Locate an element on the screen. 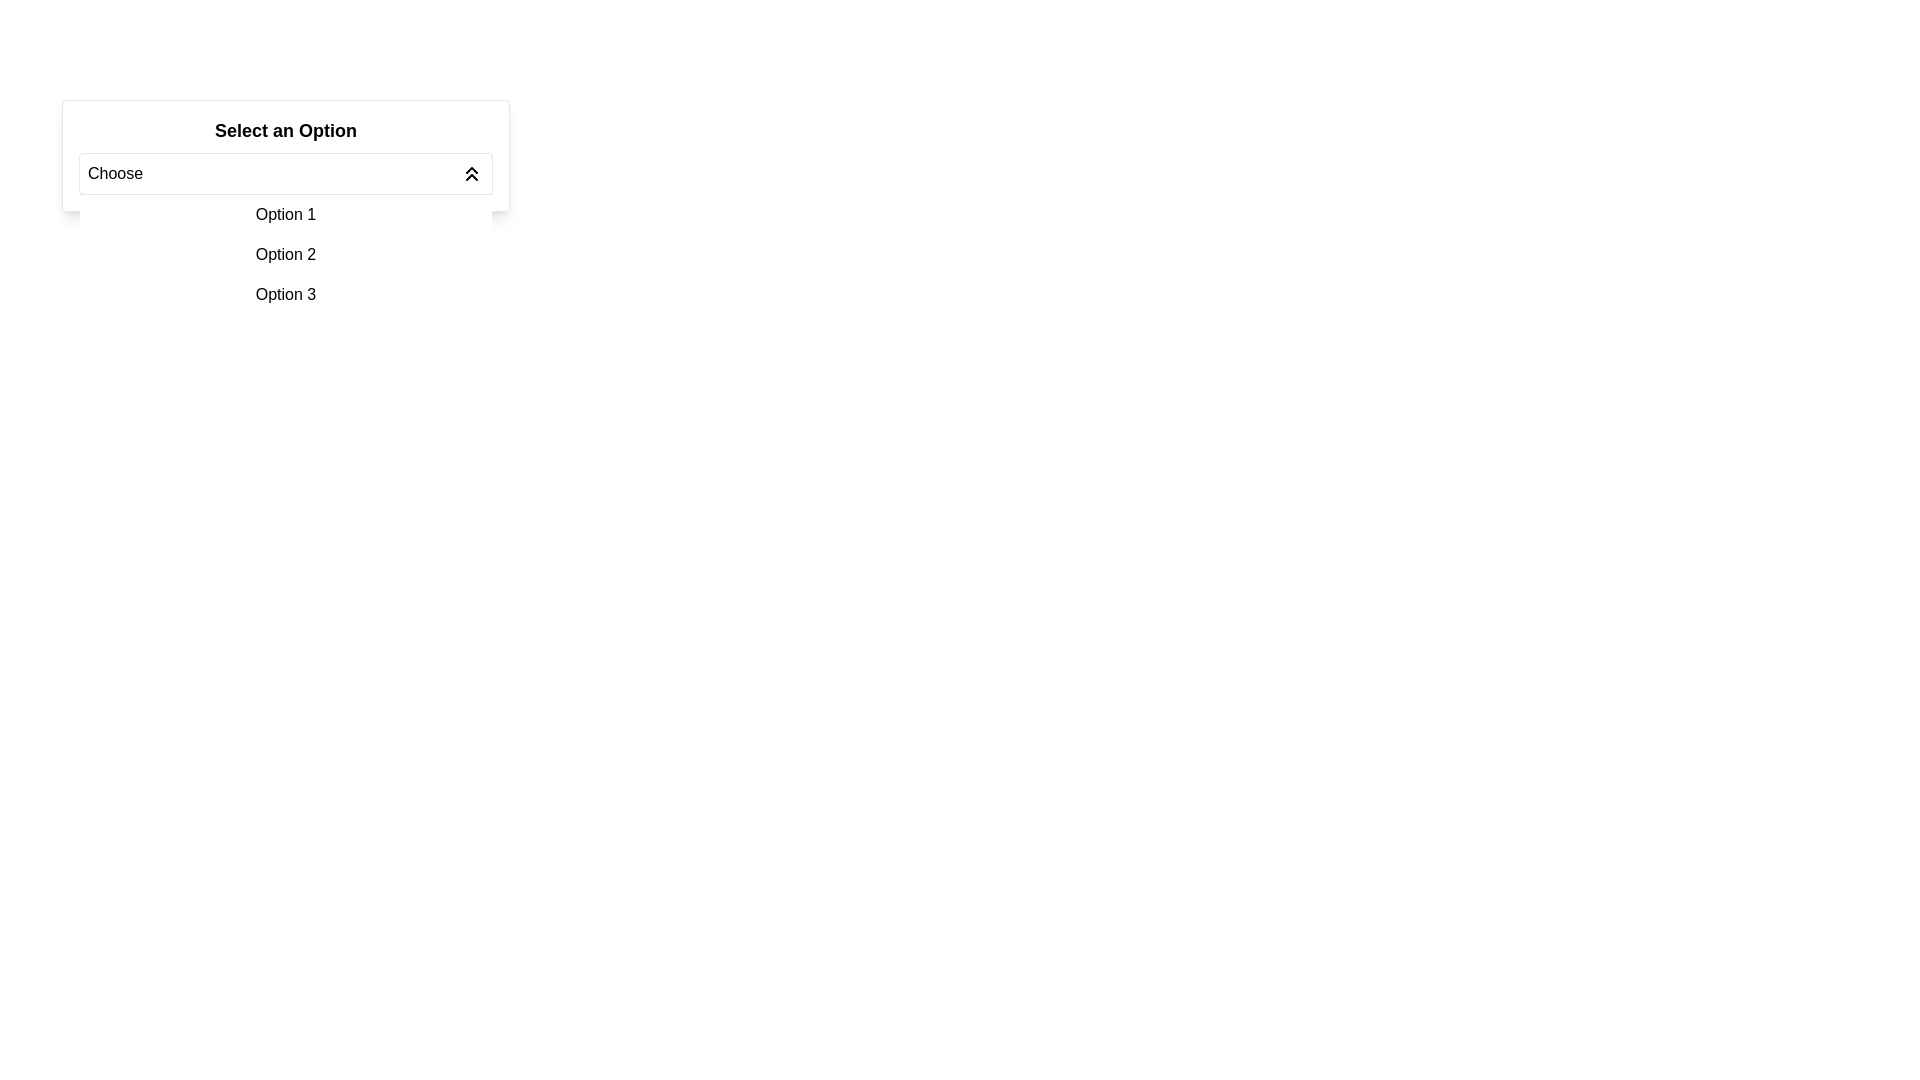 This screenshot has height=1080, width=1920. an option from the dropdown menu labeled 'Choose' that has the title 'Select an Option' in bold text is located at coordinates (285, 154).